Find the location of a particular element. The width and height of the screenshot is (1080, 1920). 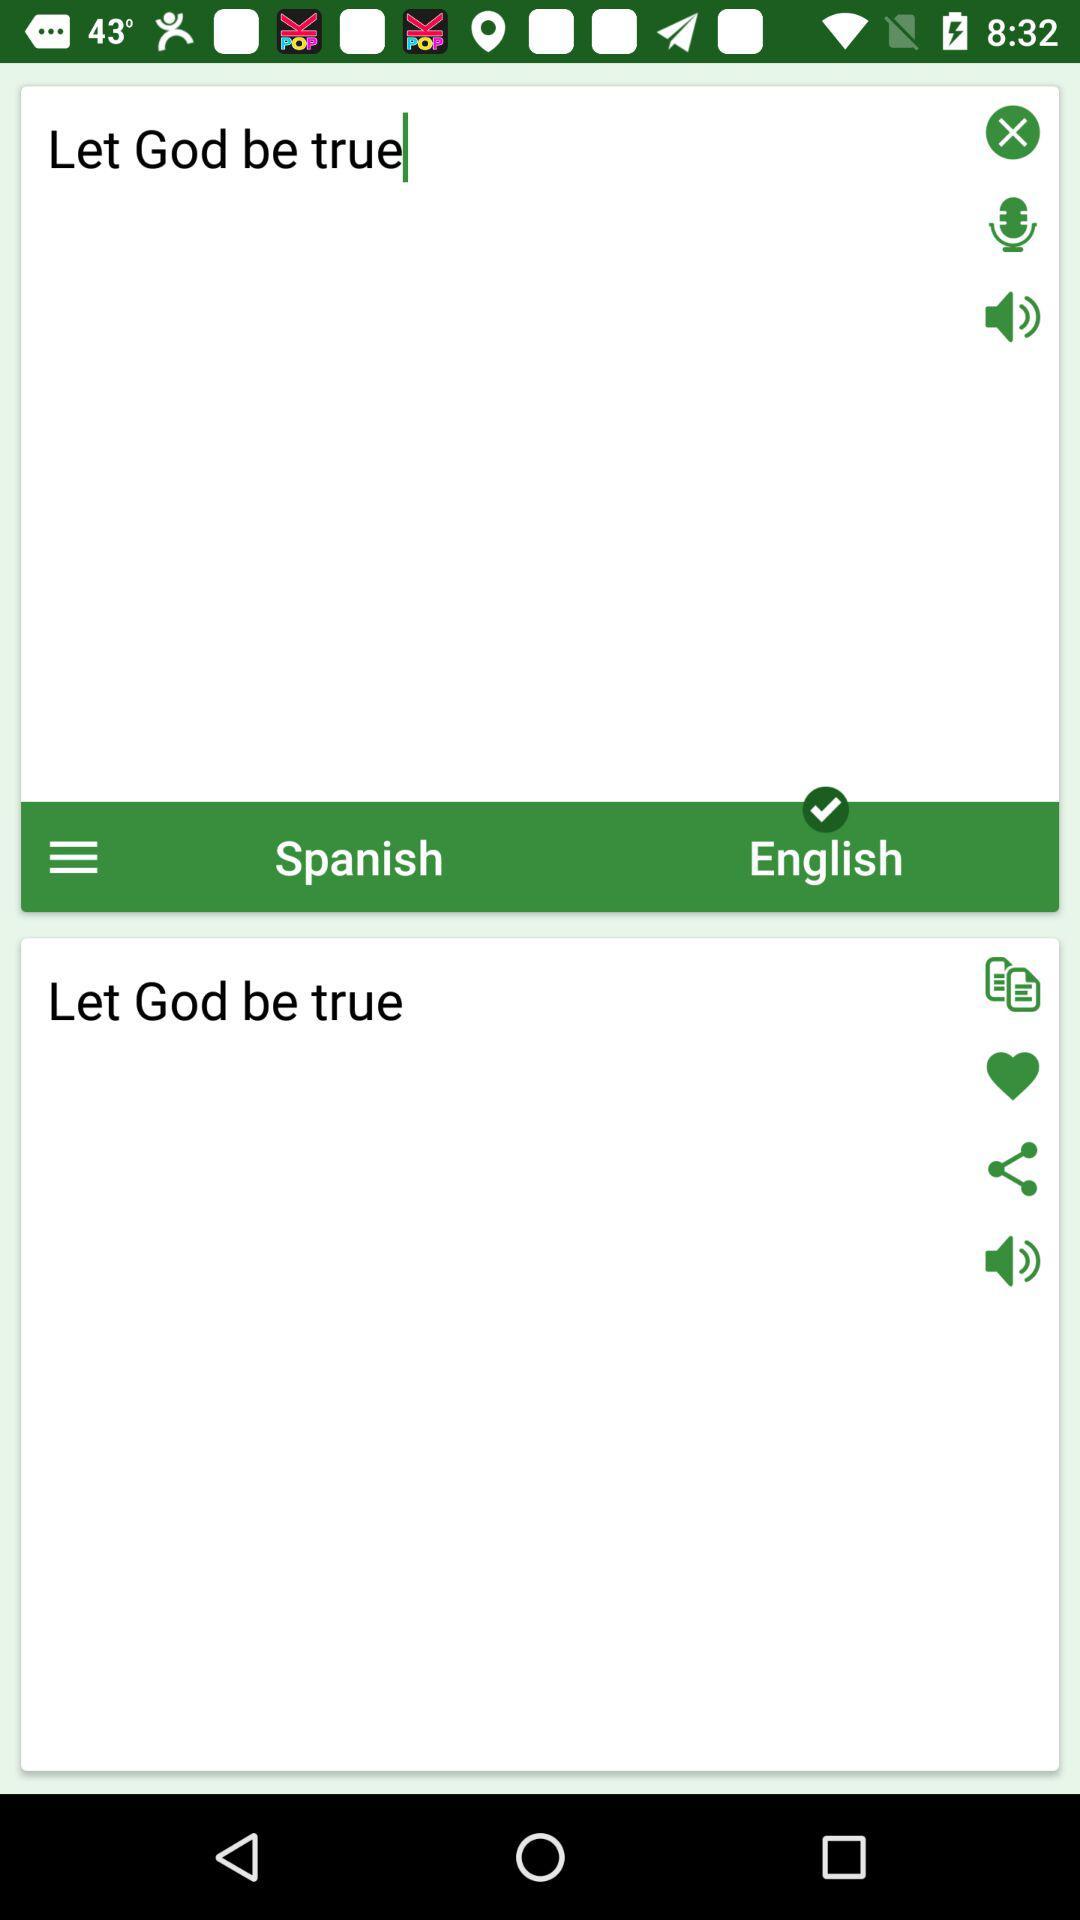

alternate text is located at coordinates (1012, 984).